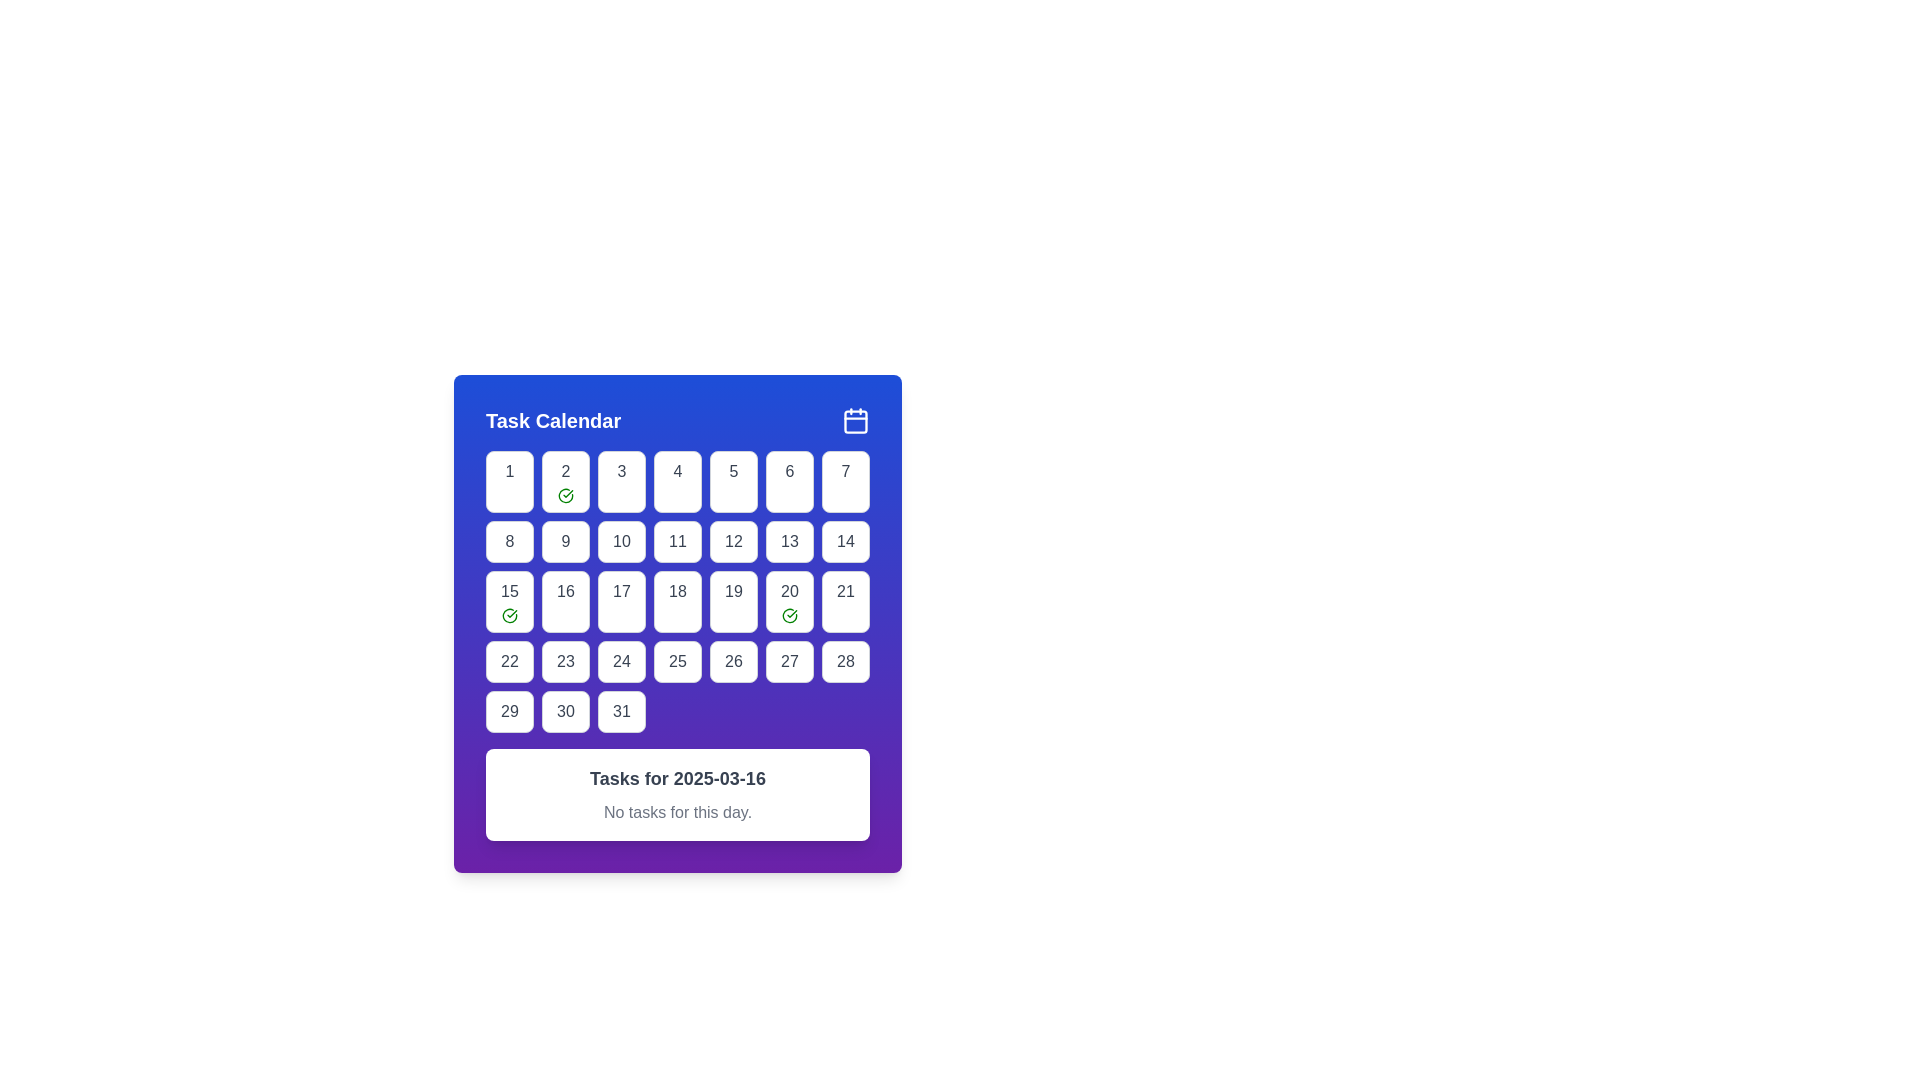 This screenshot has width=1920, height=1080. What do you see at coordinates (733, 590) in the screenshot?
I see `the text label representing the date '19' in the calendar grid` at bounding box center [733, 590].